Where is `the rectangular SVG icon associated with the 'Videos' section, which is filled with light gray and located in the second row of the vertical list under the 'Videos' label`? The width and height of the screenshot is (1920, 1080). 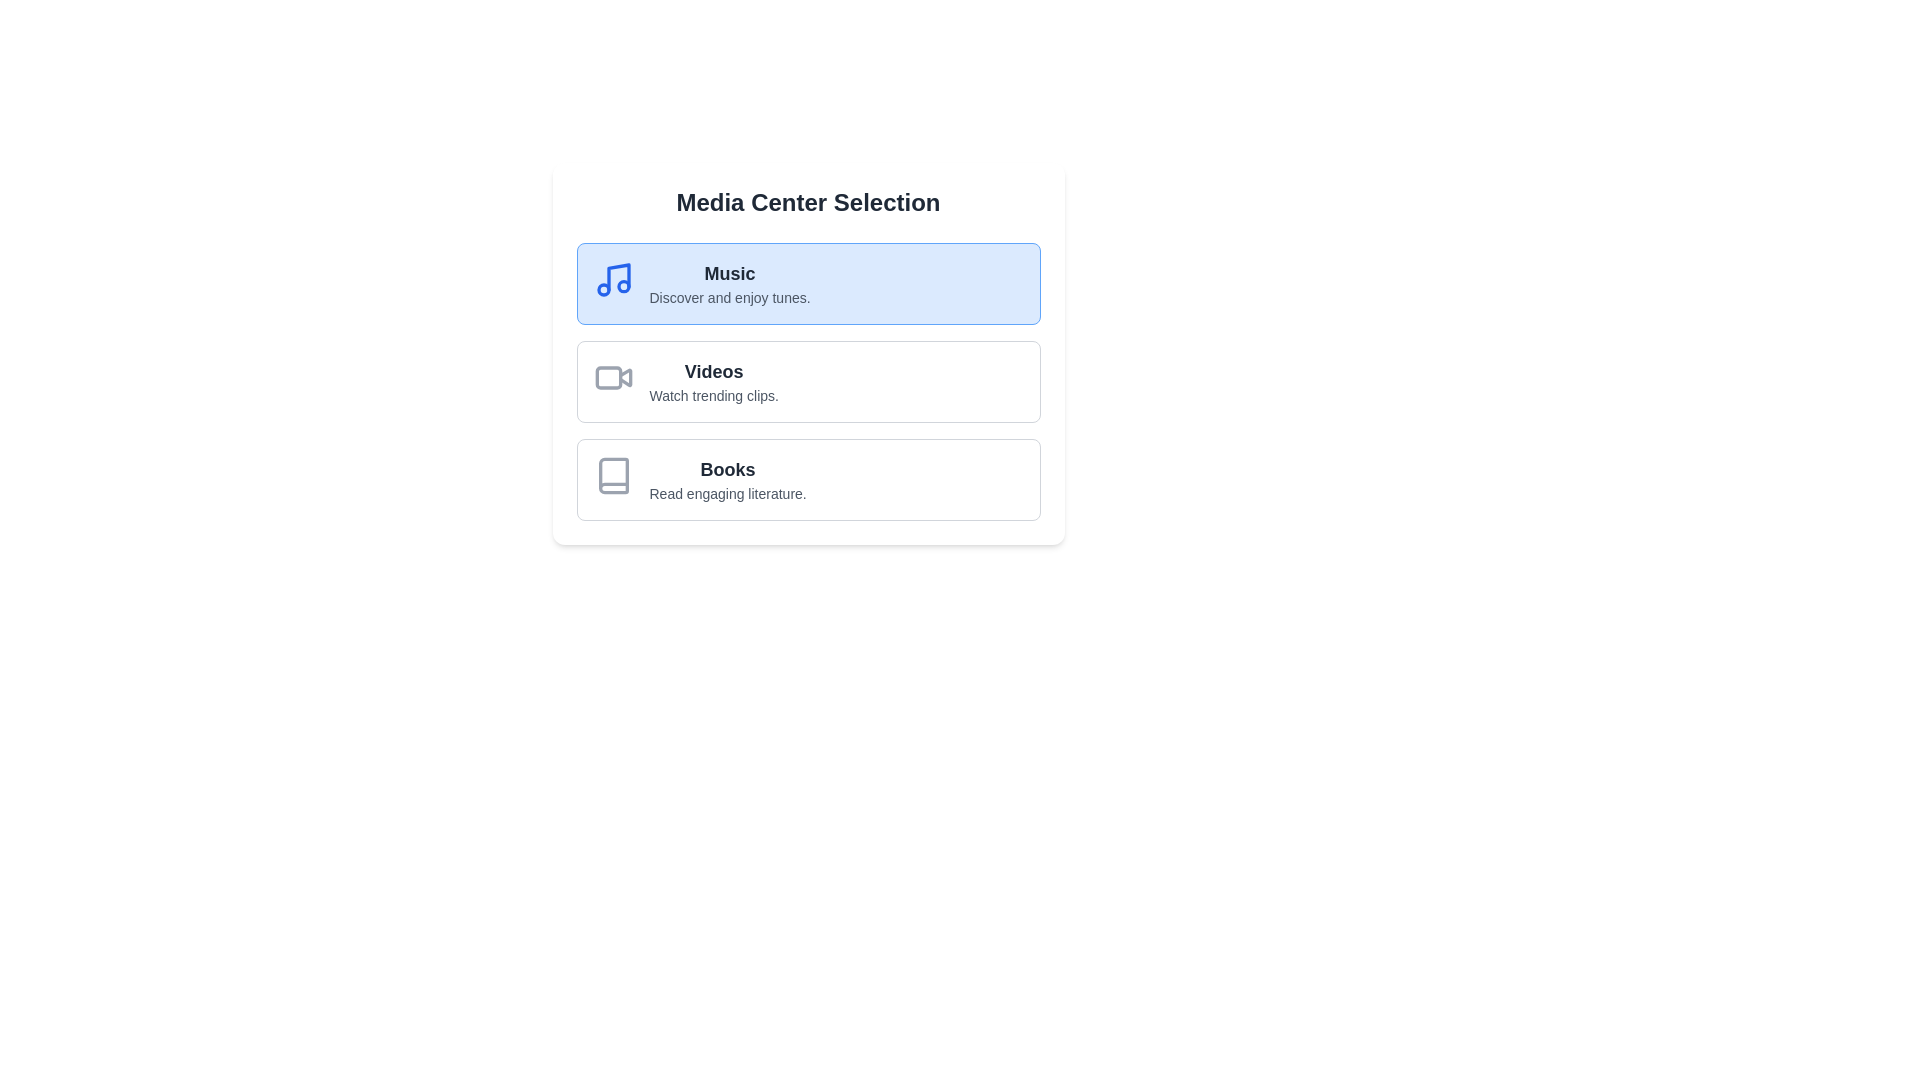 the rectangular SVG icon associated with the 'Videos' section, which is filled with light gray and located in the second row of the vertical list under the 'Videos' label is located at coordinates (607, 378).